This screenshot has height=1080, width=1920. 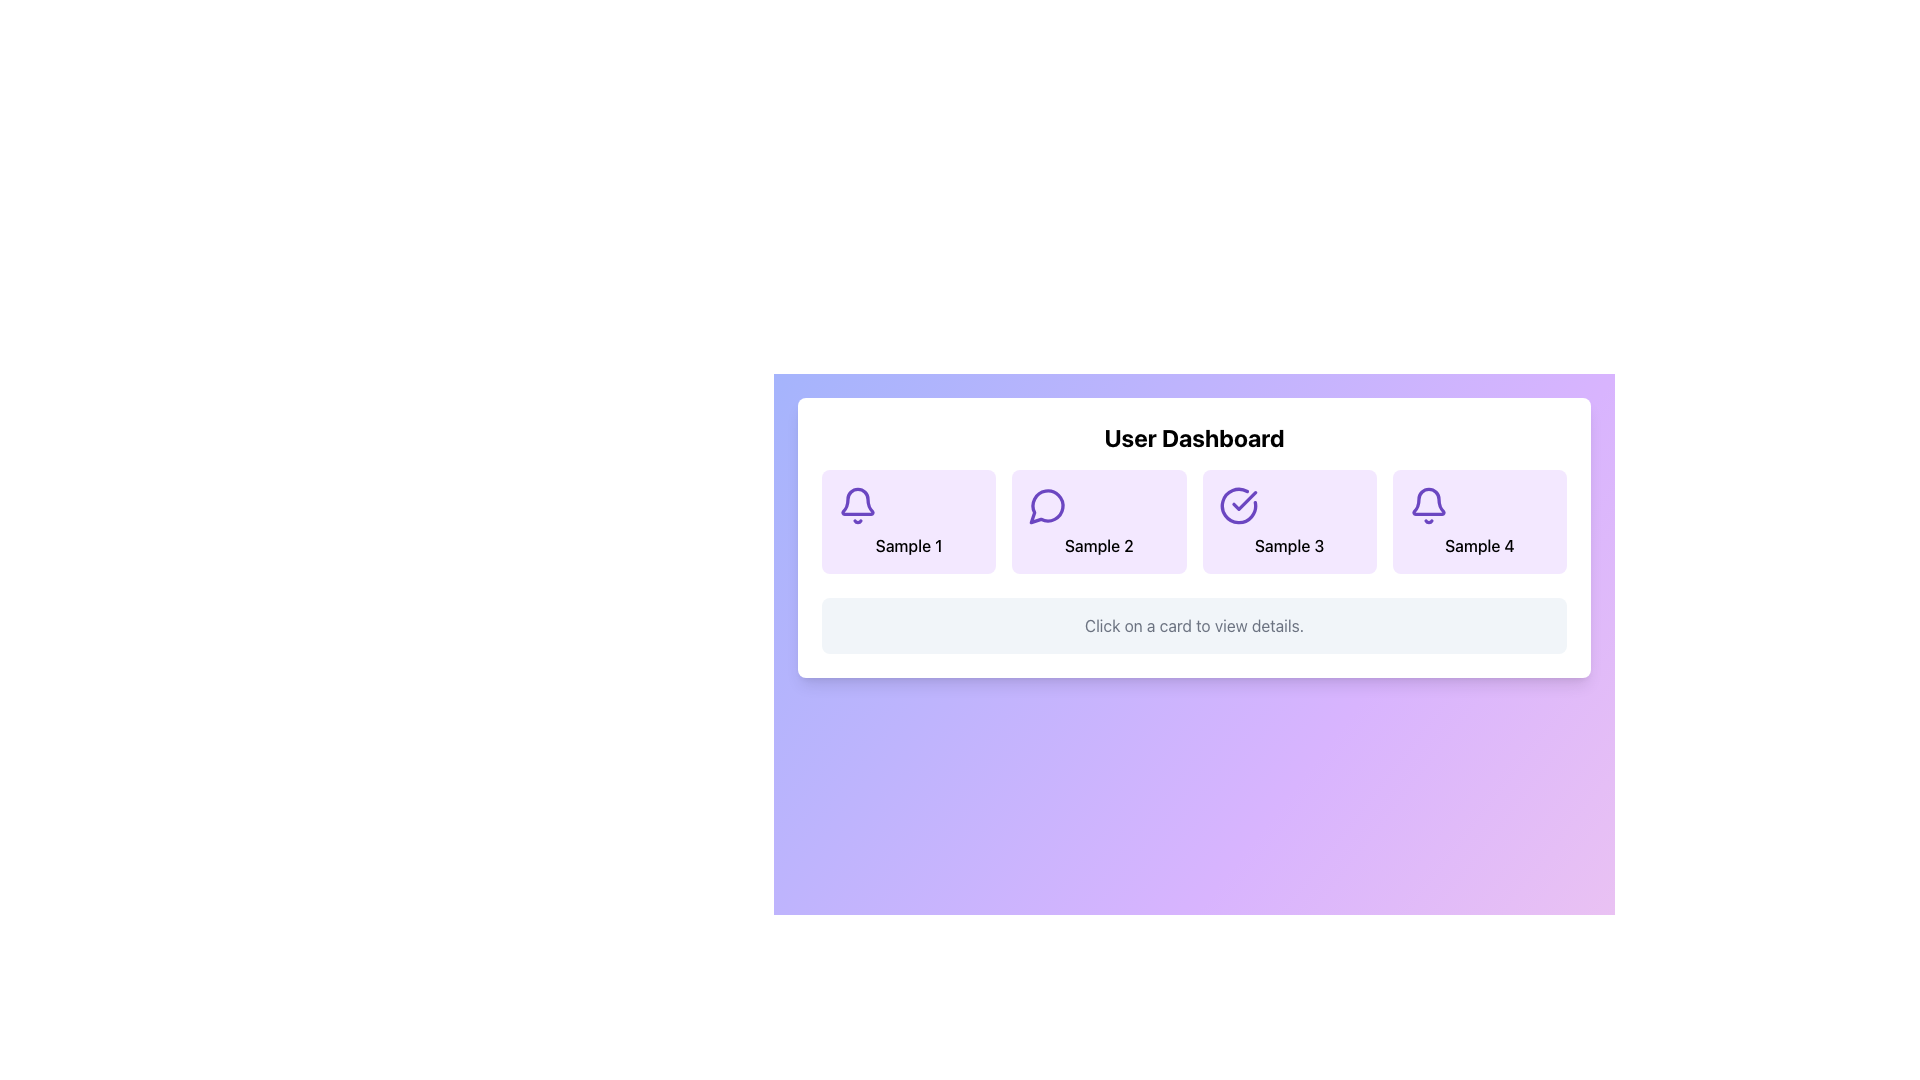 I want to click on the checkmark vector graphic indicating completion within the 'Sample 3' item under the 'User Dashboard', so click(x=1243, y=500).